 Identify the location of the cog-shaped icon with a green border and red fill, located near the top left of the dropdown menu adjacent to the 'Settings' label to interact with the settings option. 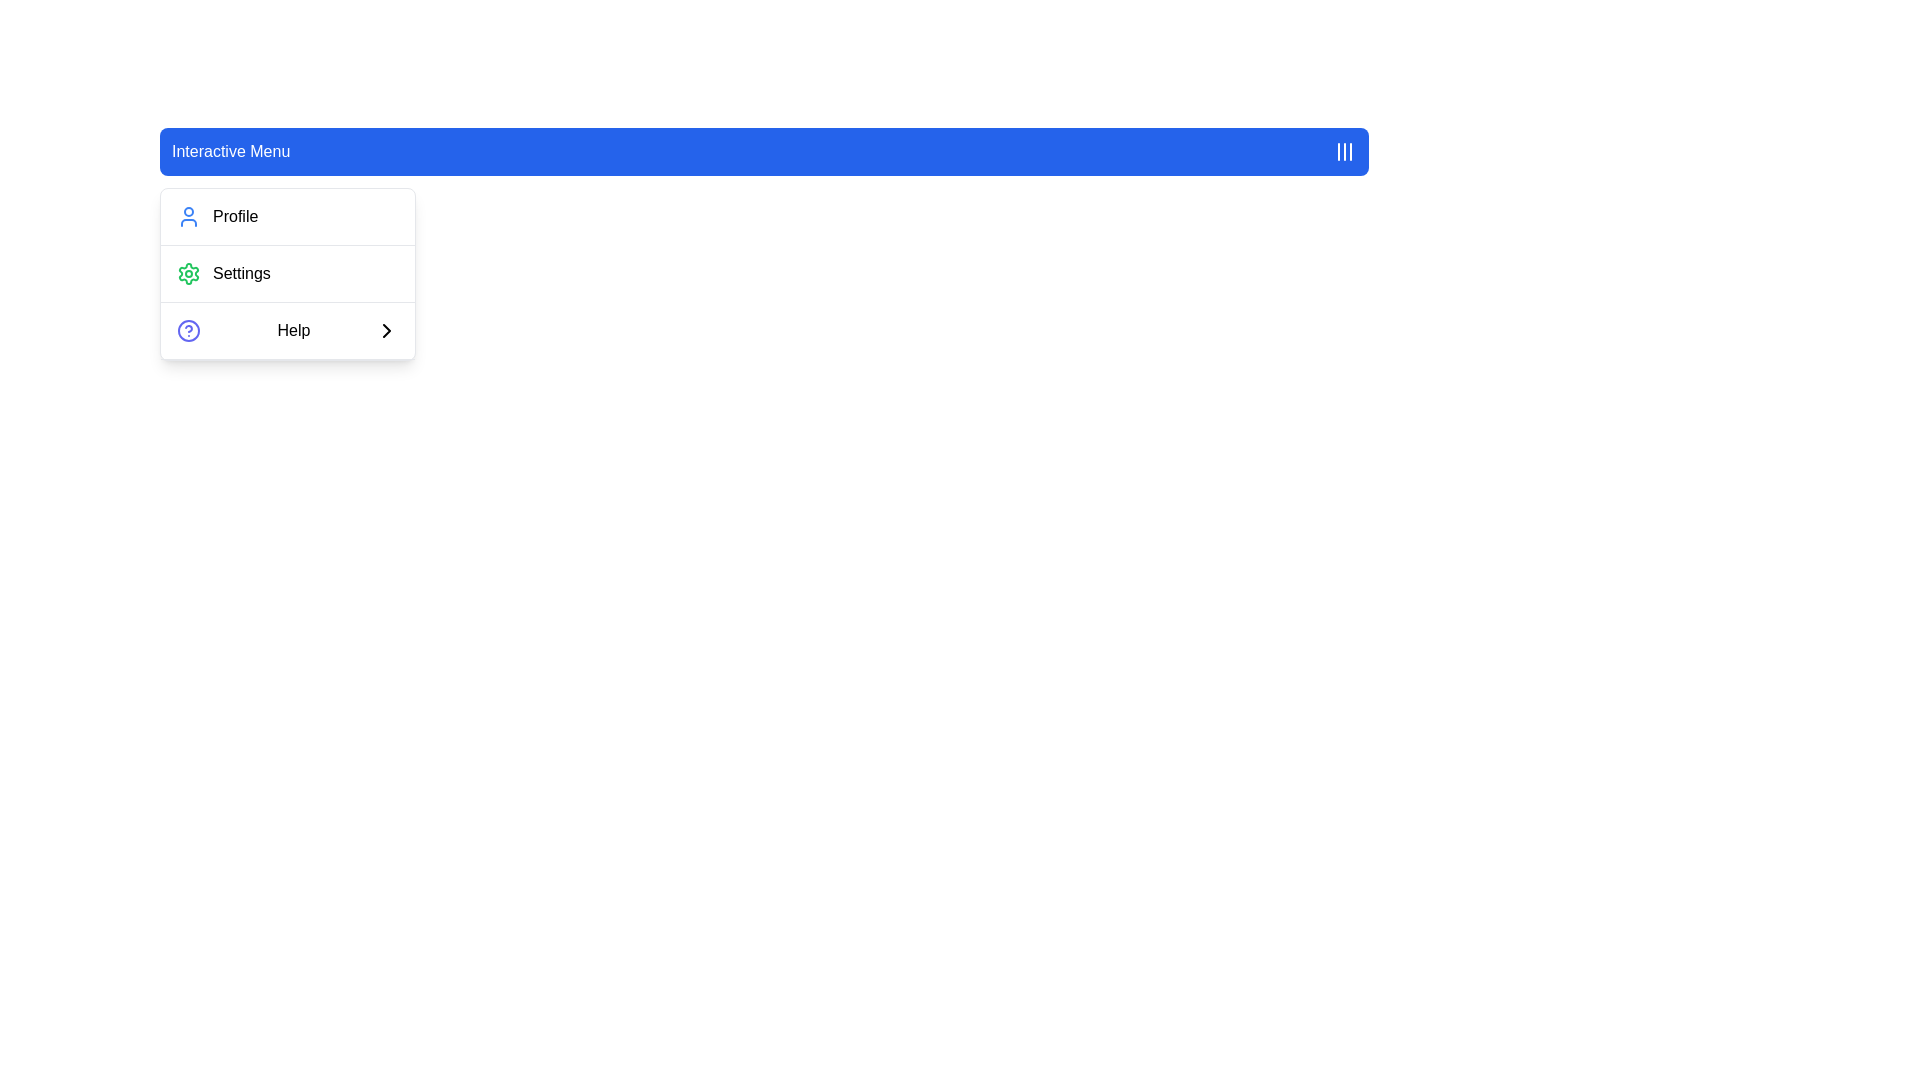
(188, 273).